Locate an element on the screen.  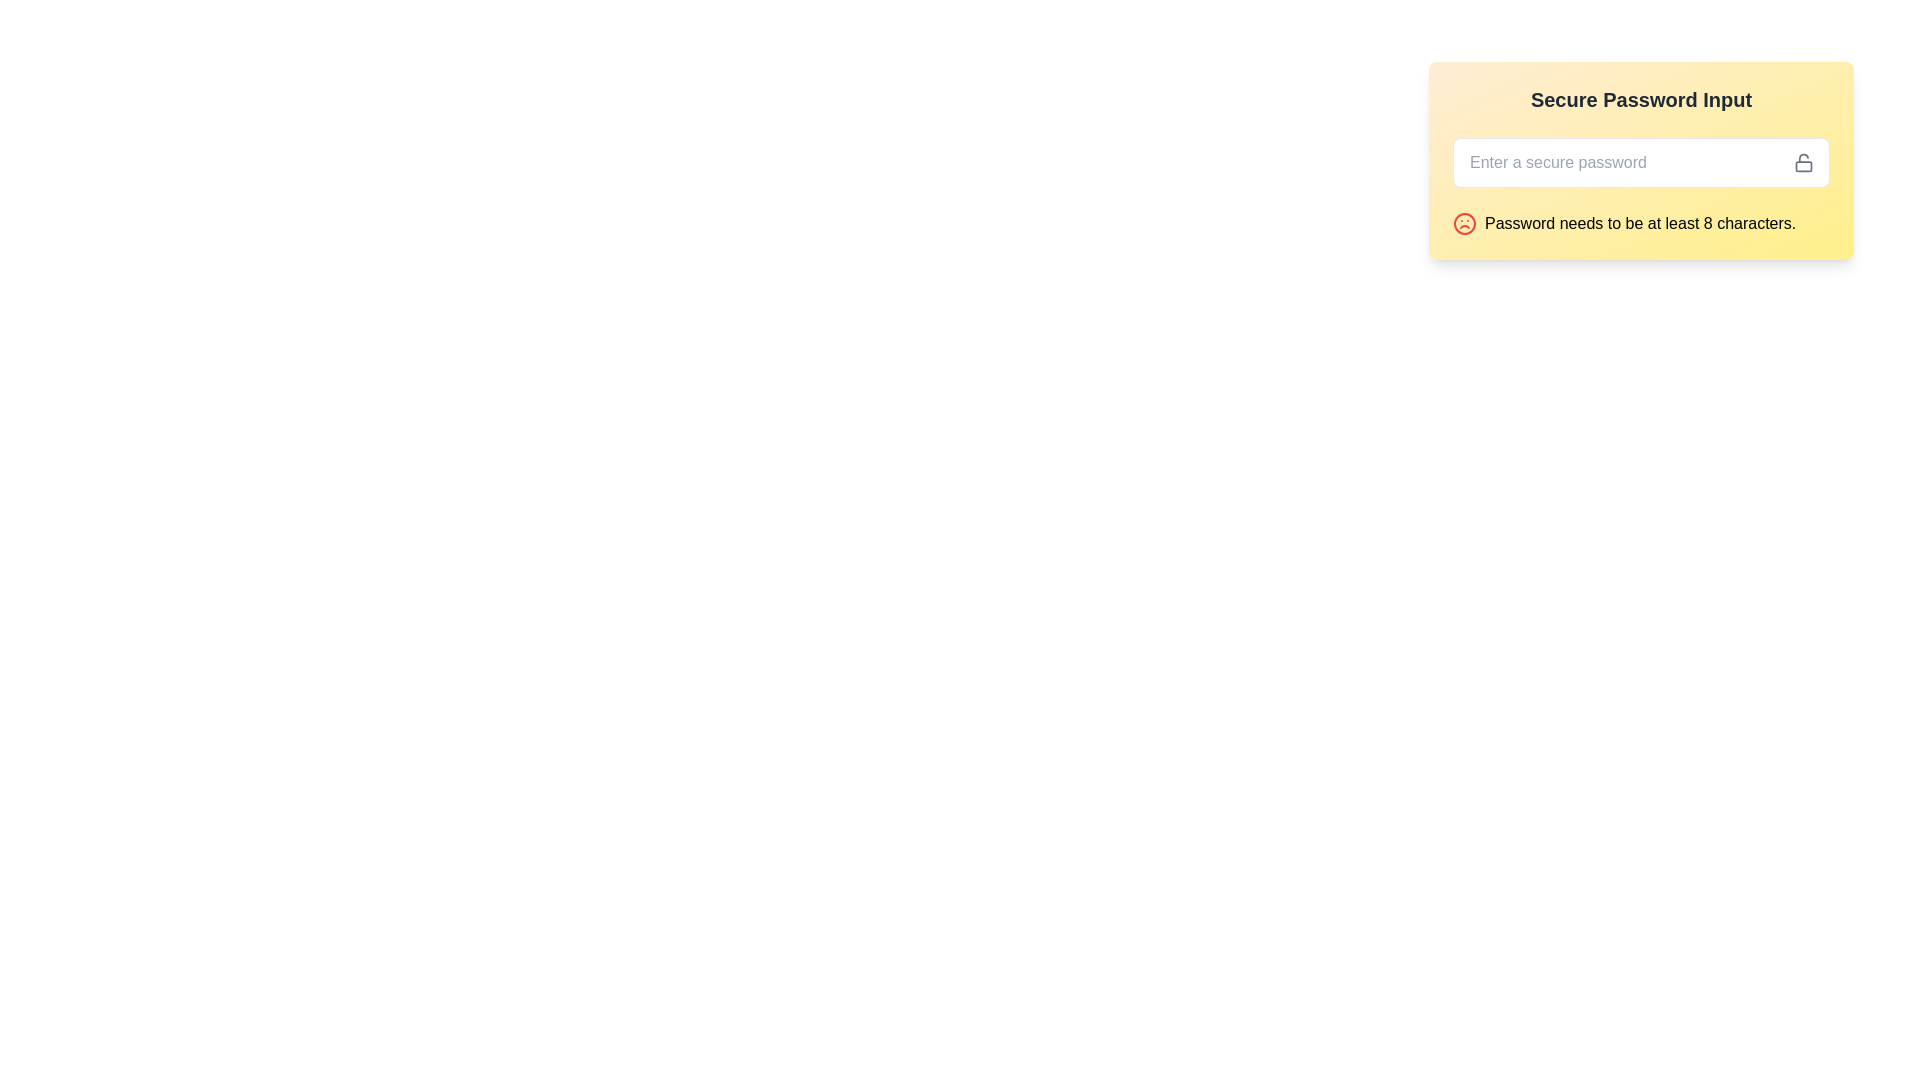
the warning icon indicating password requirements, located to the left of the text message 'Password needs to be at least 8 characters.' inside a yellow box beneath the password input field is located at coordinates (1464, 223).